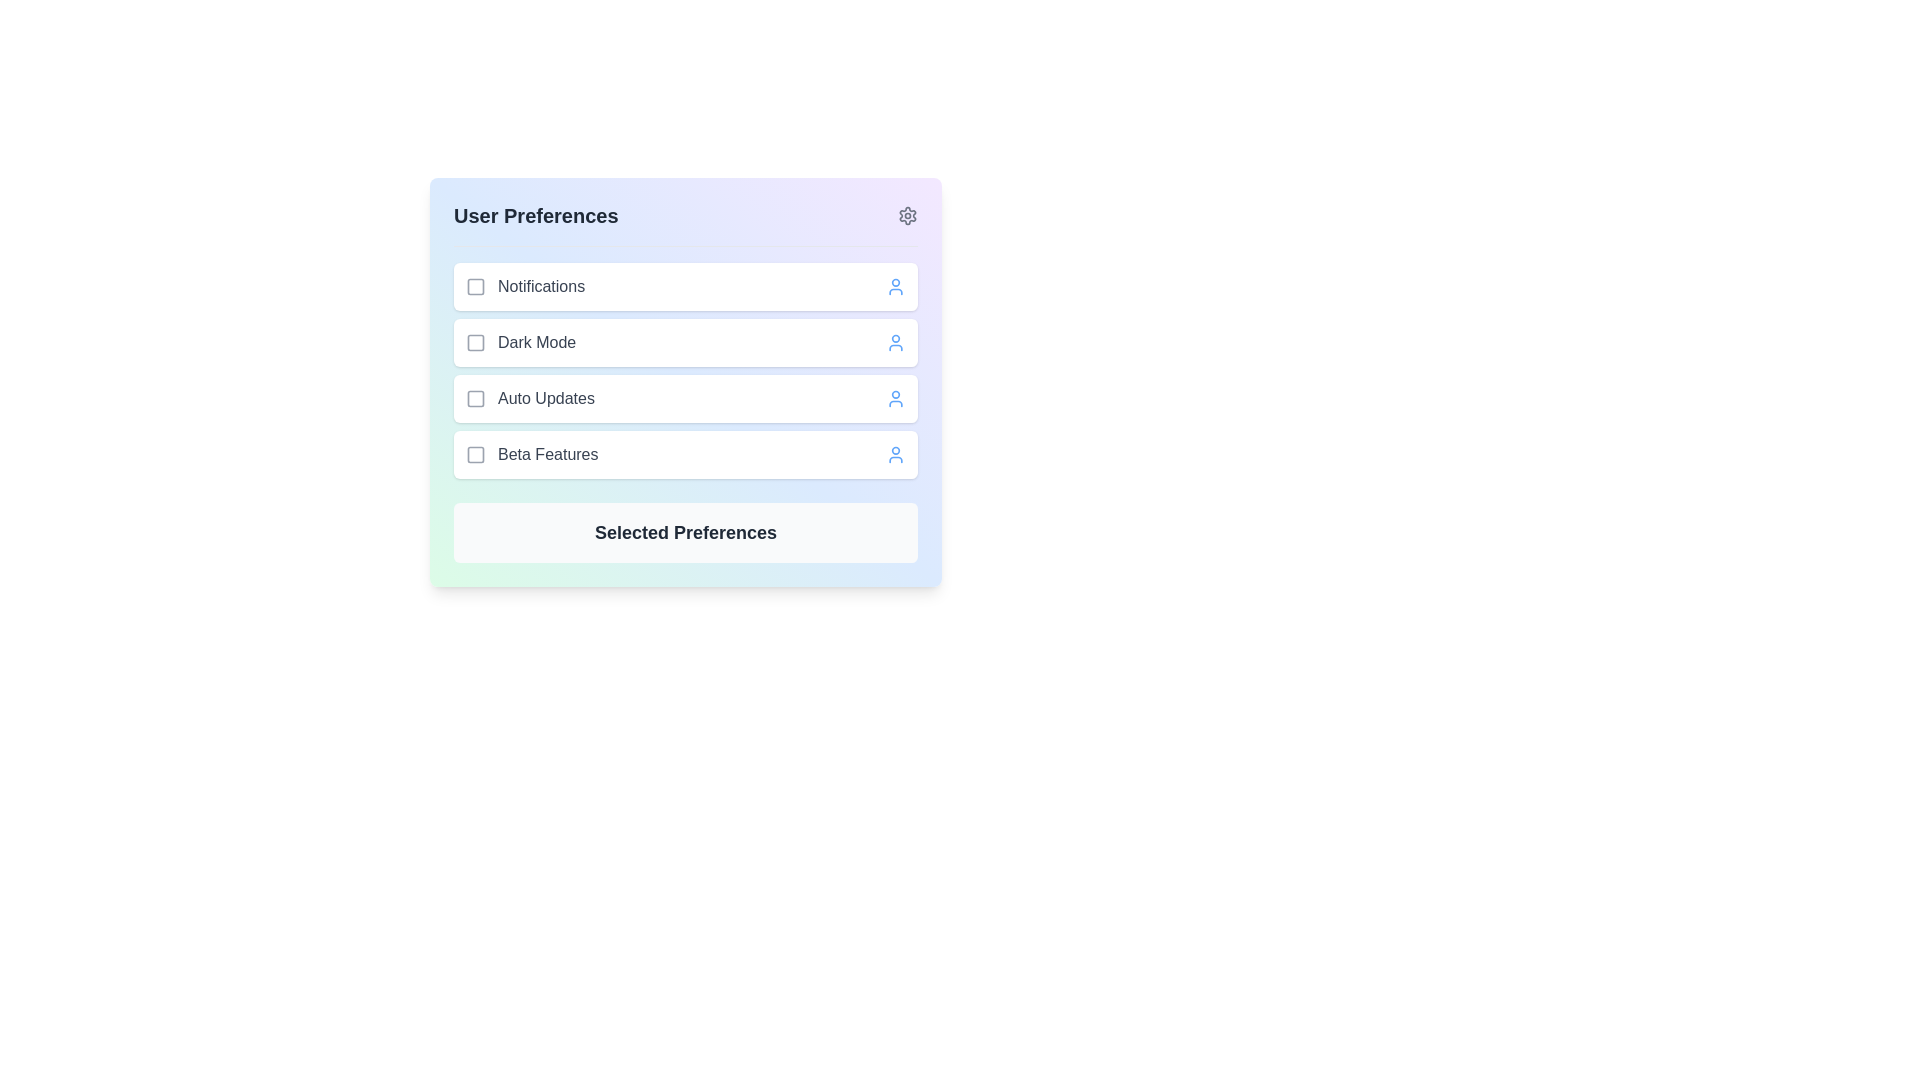 This screenshot has height=1080, width=1920. What do you see at coordinates (686, 286) in the screenshot?
I see `the 'Notifications' toggleable setting option within the 'User Preferences' menu` at bounding box center [686, 286].